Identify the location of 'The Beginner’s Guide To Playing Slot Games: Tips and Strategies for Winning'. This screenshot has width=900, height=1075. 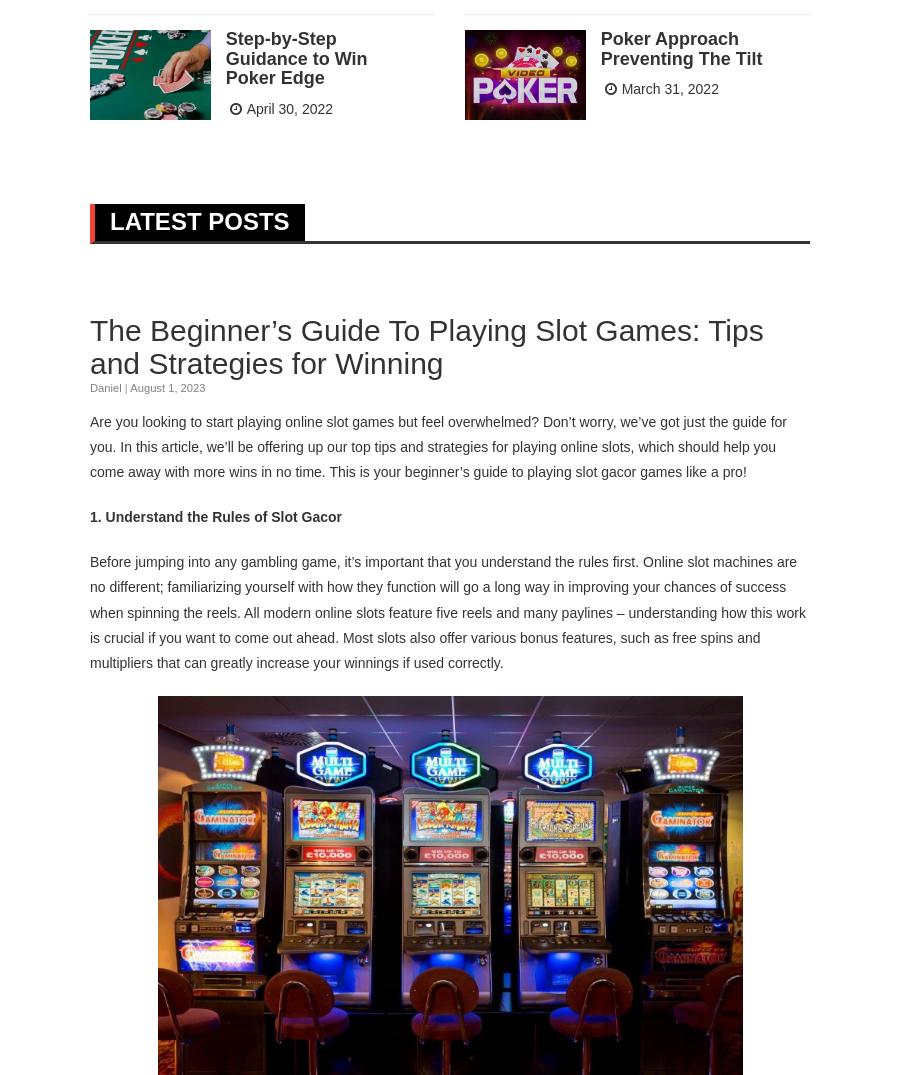
(426, 346).